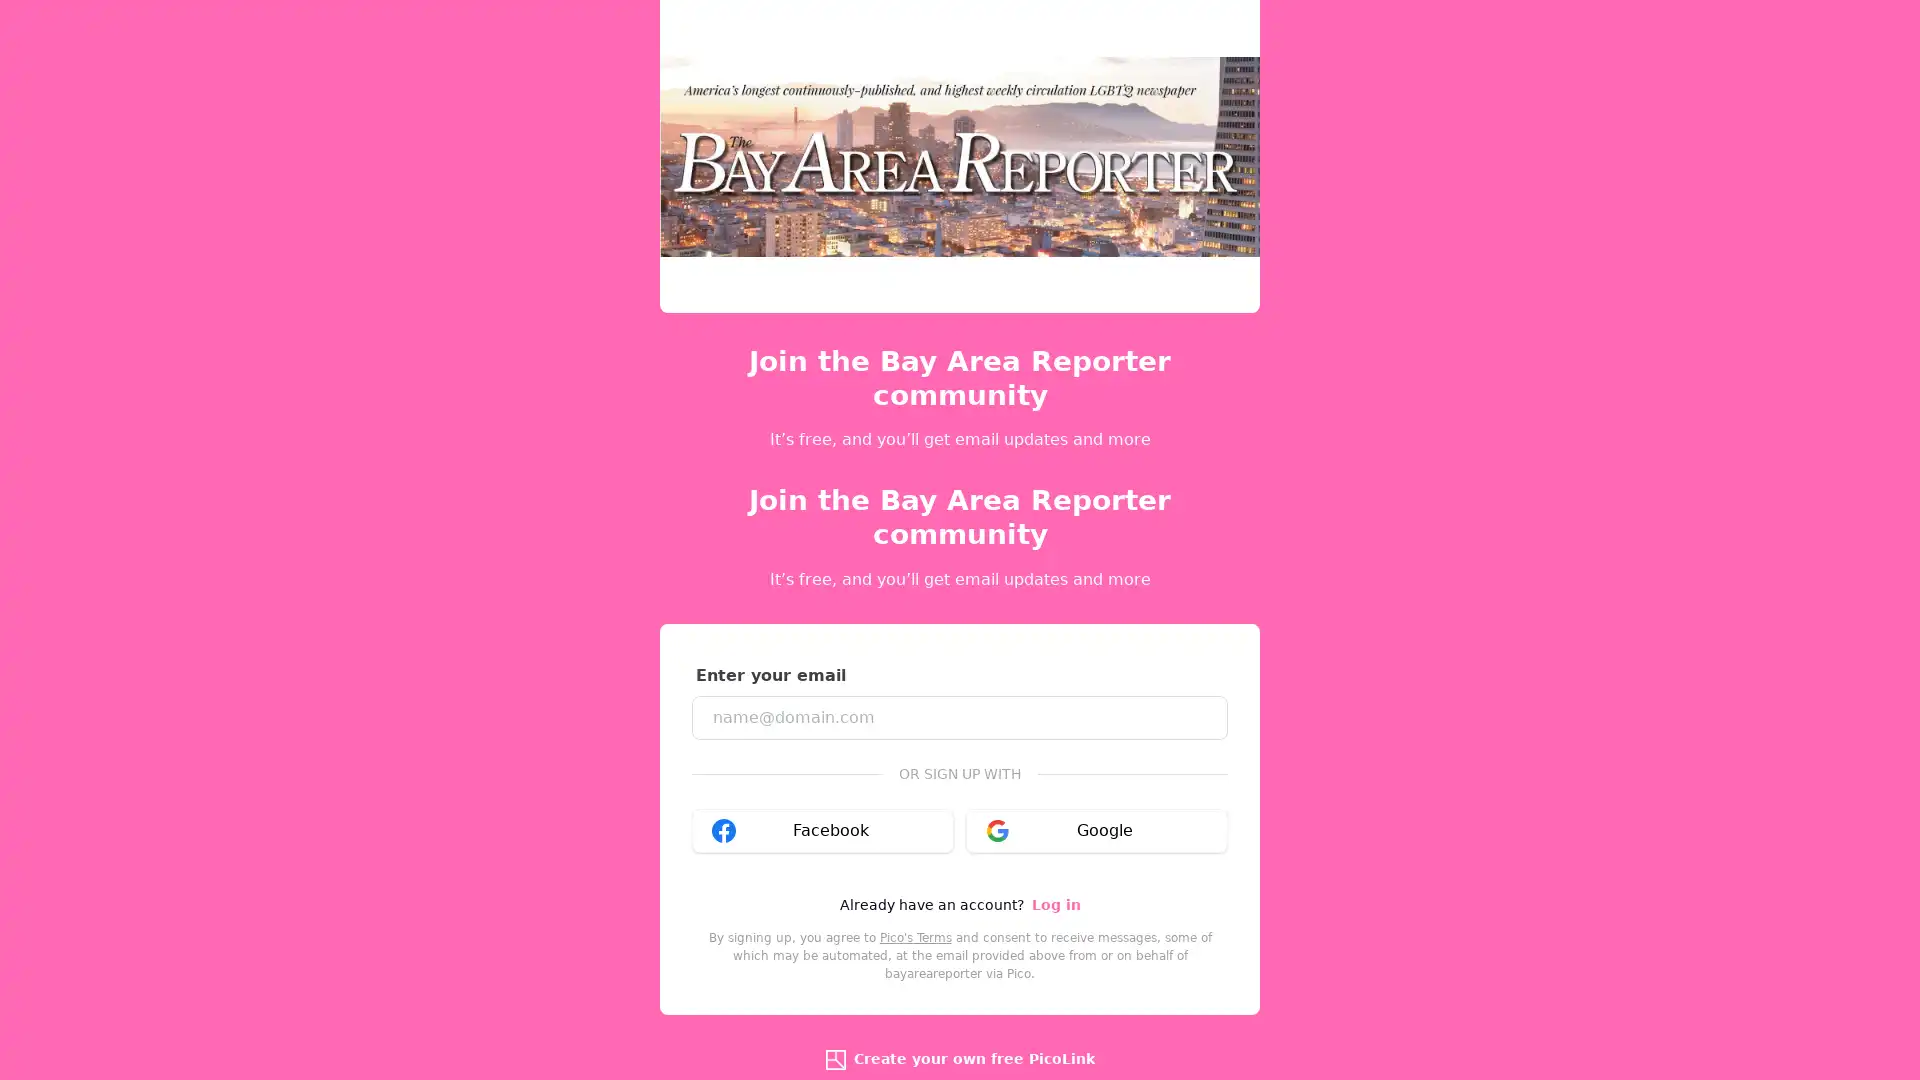  What do you see at coordinates (960, 902) in the screenshot?
I see `Sign up` at bounding box center [960, 902].